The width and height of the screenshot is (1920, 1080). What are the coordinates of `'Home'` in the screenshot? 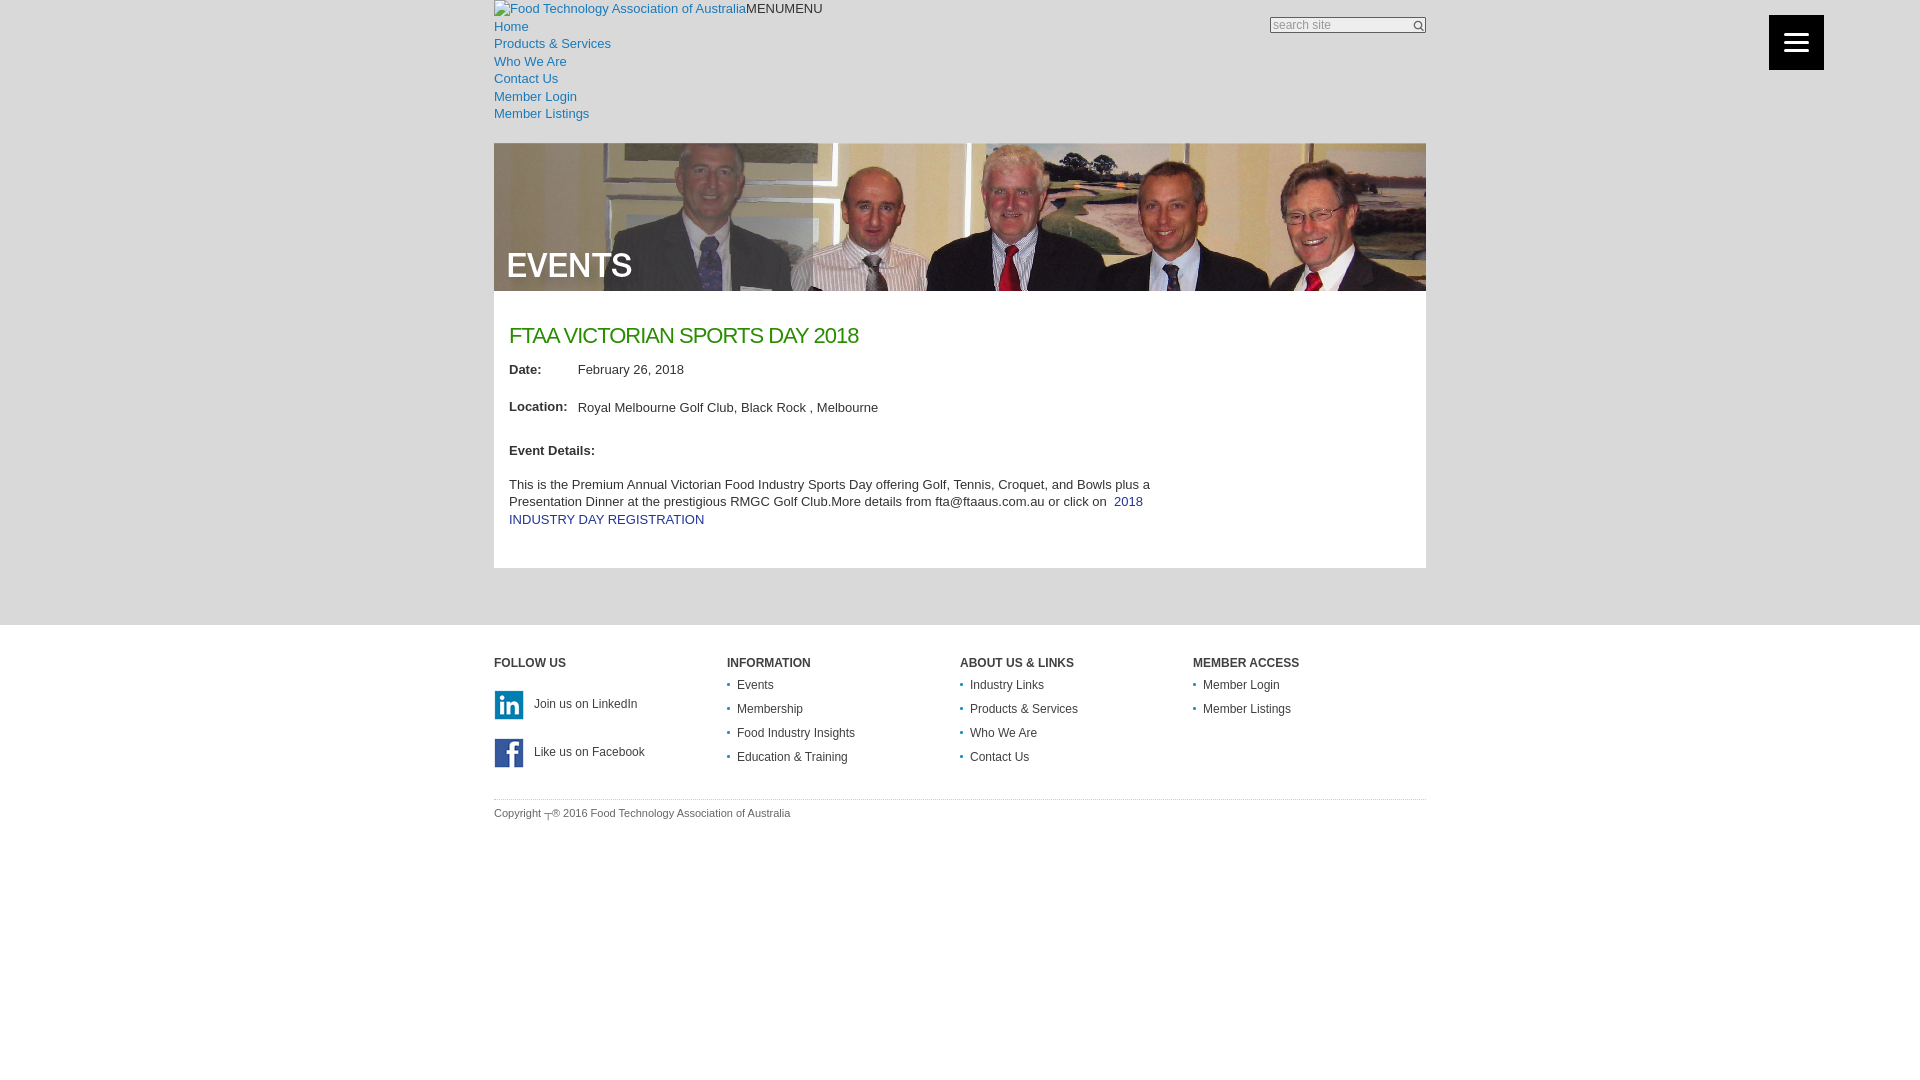 It's located at (511, 26).